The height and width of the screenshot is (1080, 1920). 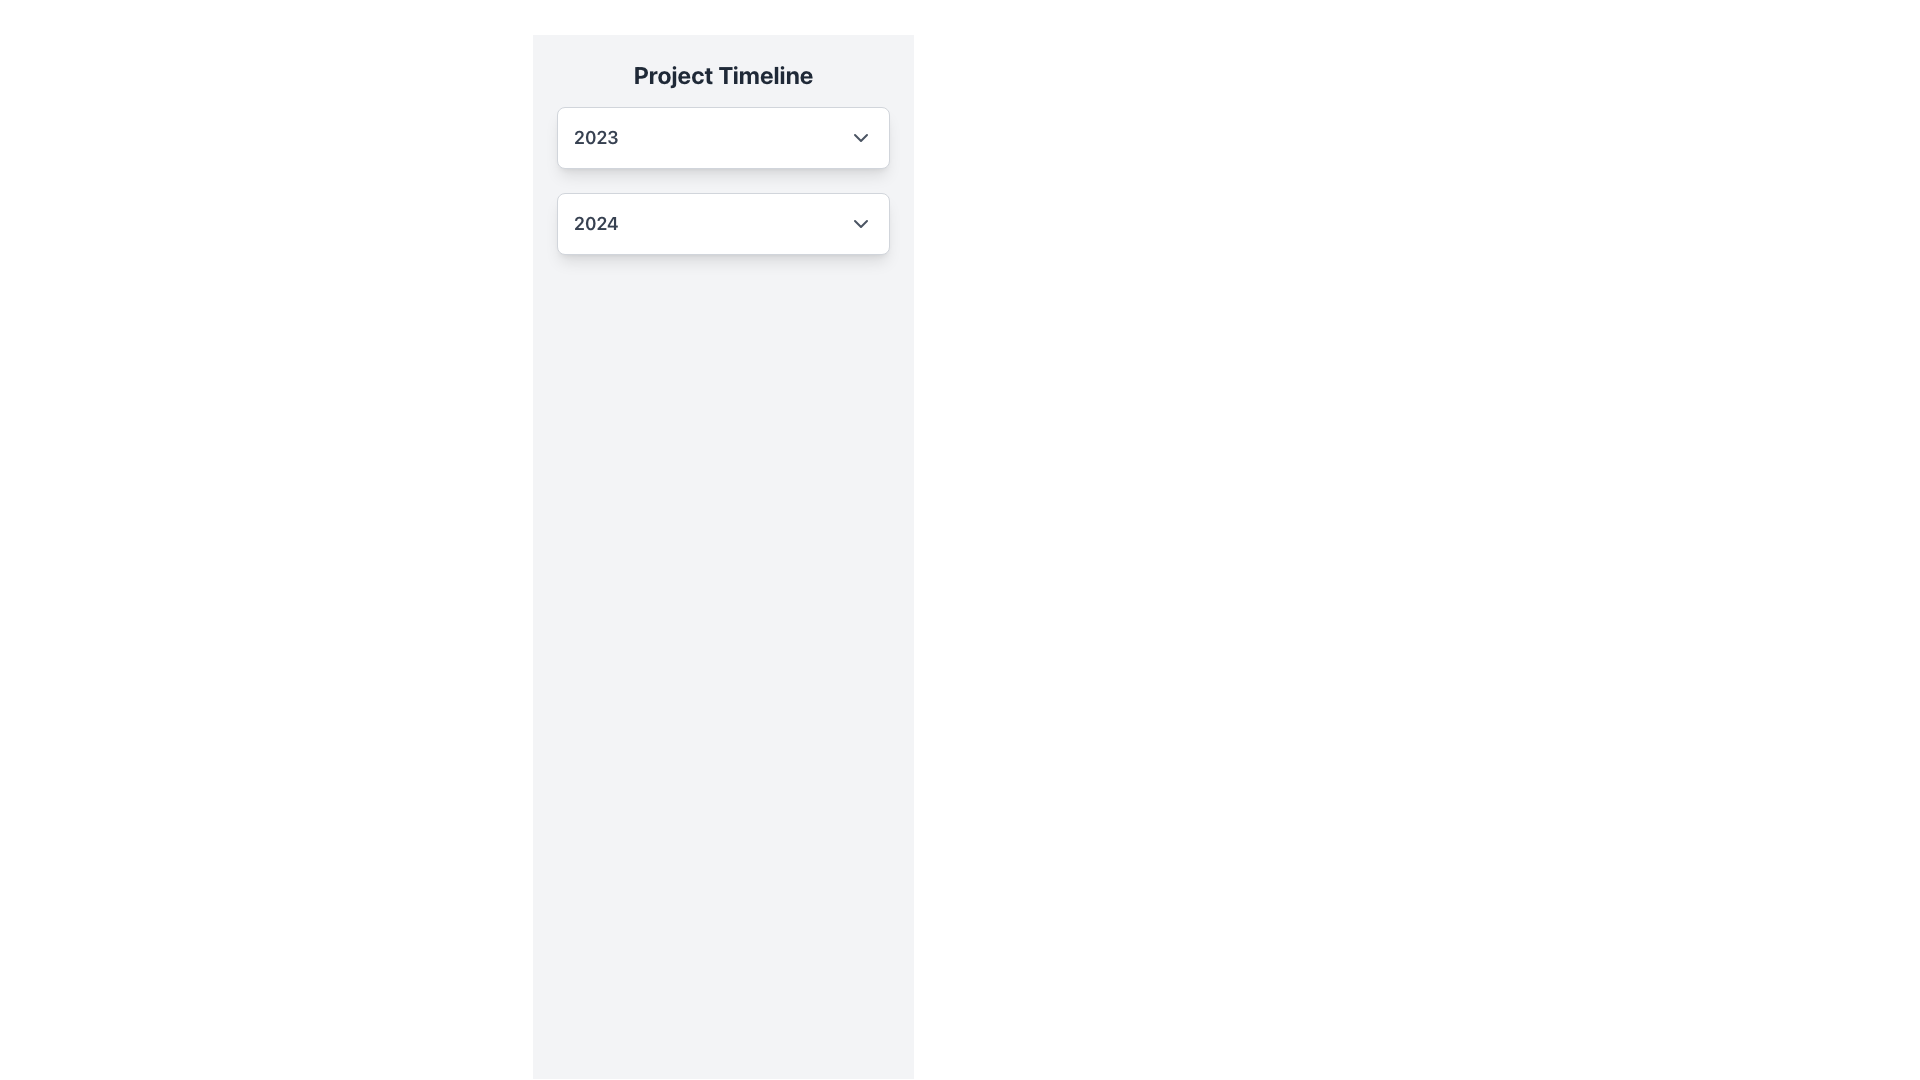 I want to click on the text label indicating the year in the timeline selection interface, which is positioned to the left of the dropdown arrow icon under the 'Project Timeline' heading, so click(x=595, y=137).